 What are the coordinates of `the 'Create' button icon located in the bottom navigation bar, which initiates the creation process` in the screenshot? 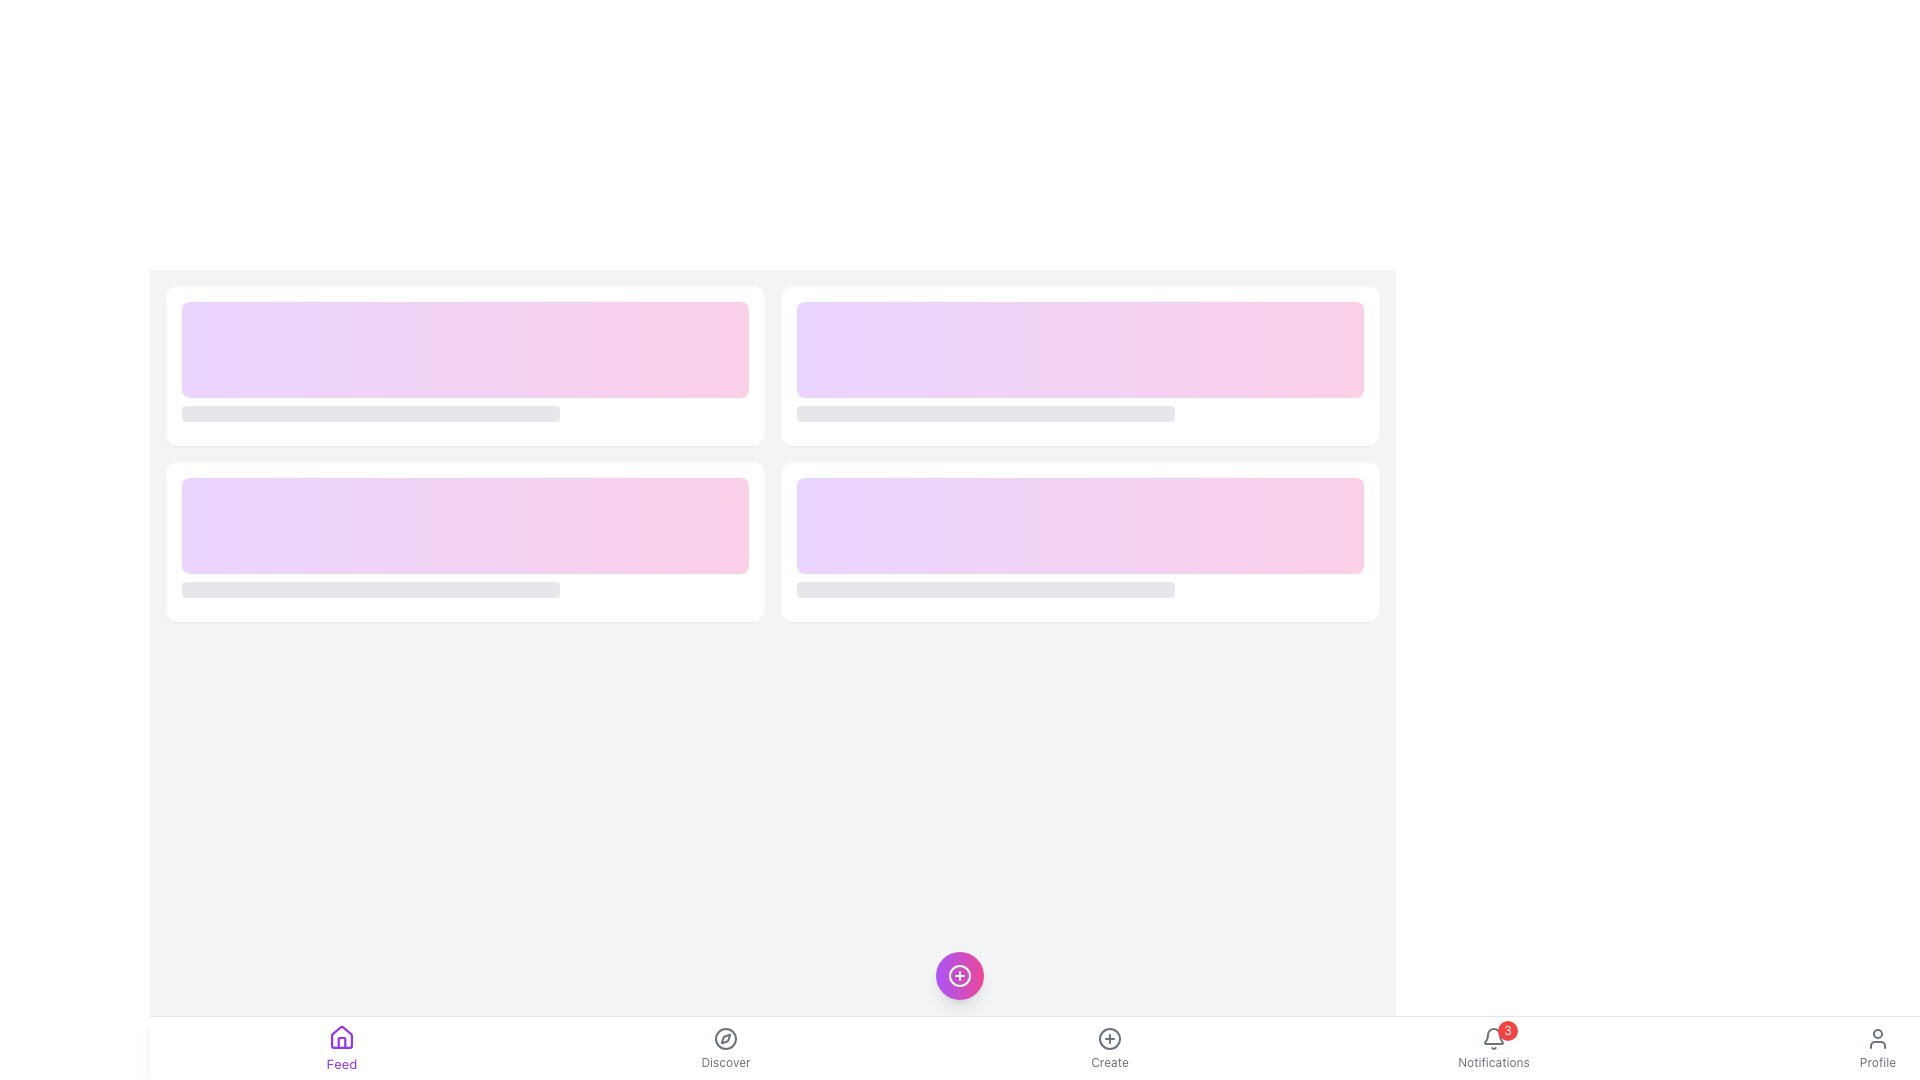 It's located at (1108, 1036).